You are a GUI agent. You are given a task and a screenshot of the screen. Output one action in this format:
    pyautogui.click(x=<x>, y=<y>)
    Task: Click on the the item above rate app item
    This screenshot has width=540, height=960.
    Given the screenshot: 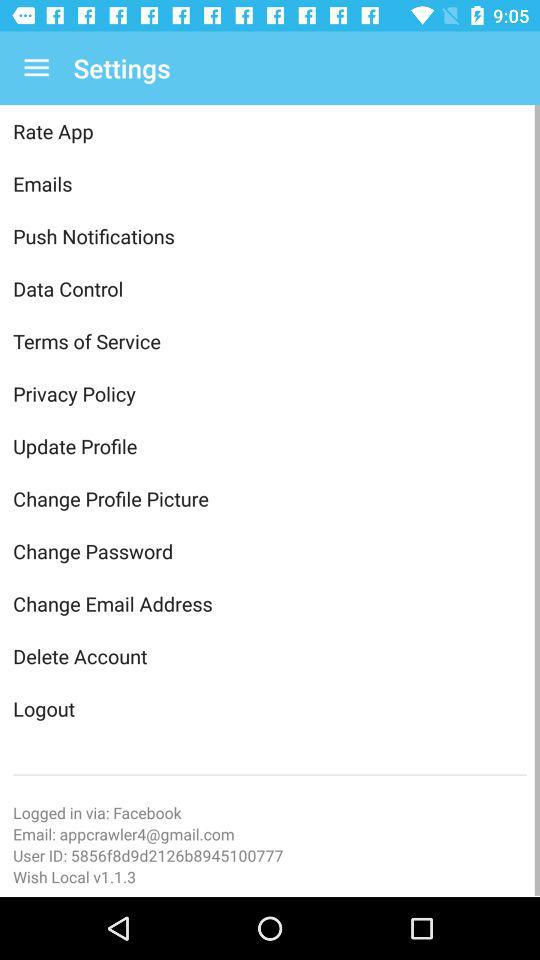 What is the action you would take?
    pyautogui.click(x=36, y=68)
    